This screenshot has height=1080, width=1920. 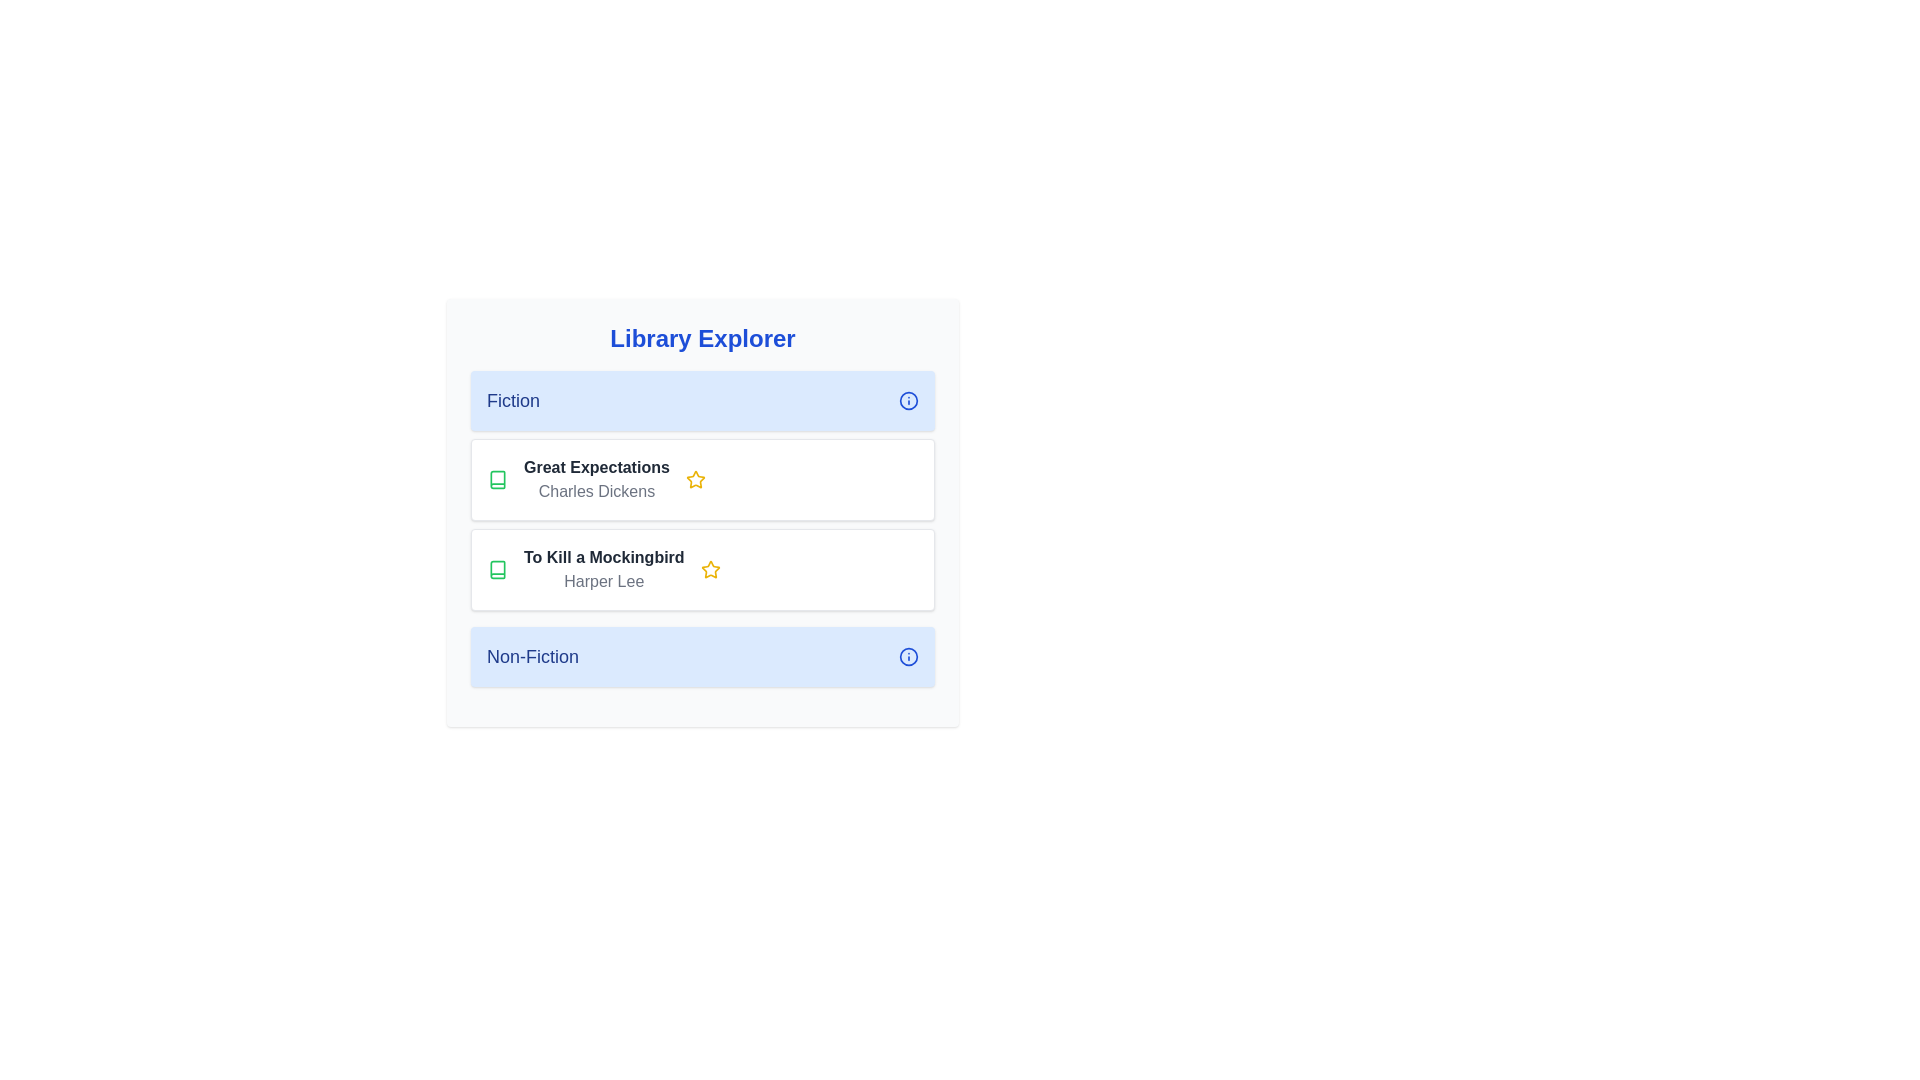 I want to click on the category header Fiction to see the hover effect, so click(x=702, y=401).